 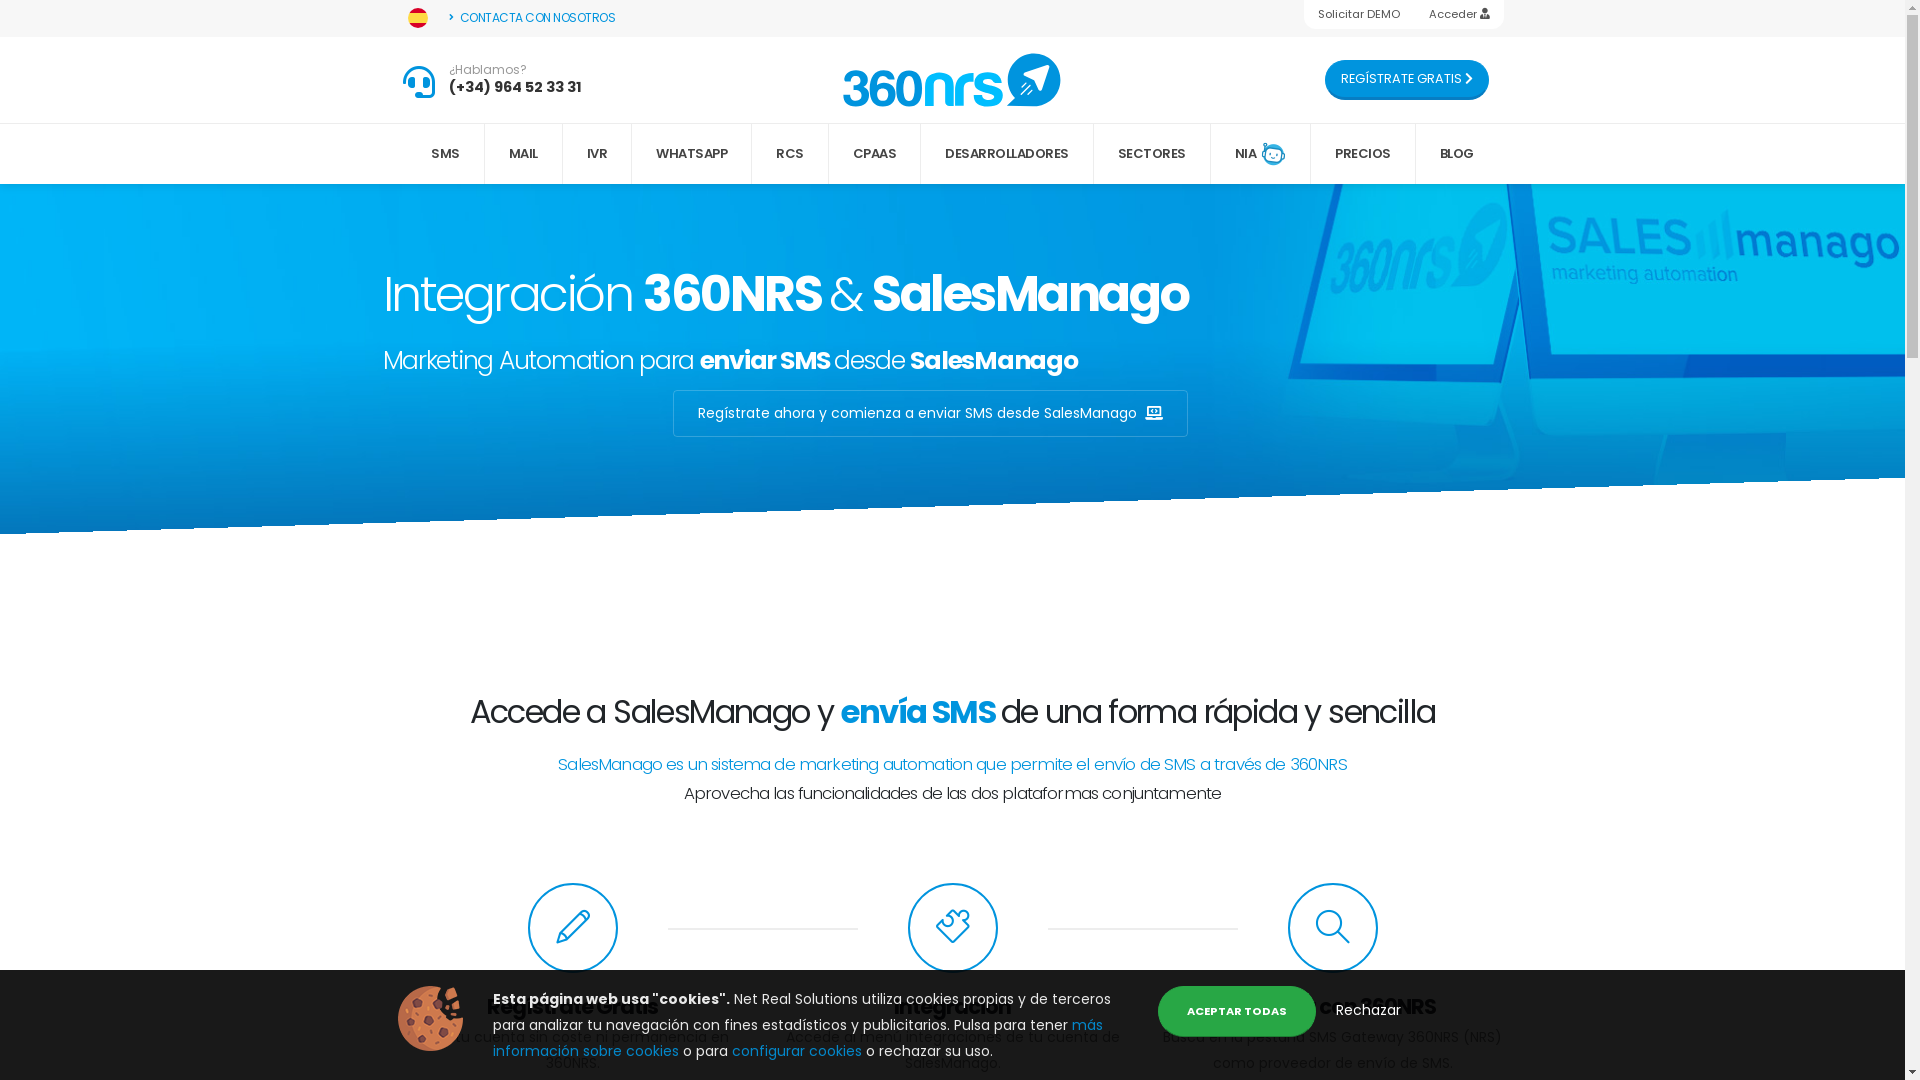 What do you see at coordinates (875, 153) in the screenshot?
I see `'CPAAS'` at bounding box center [875, 153].